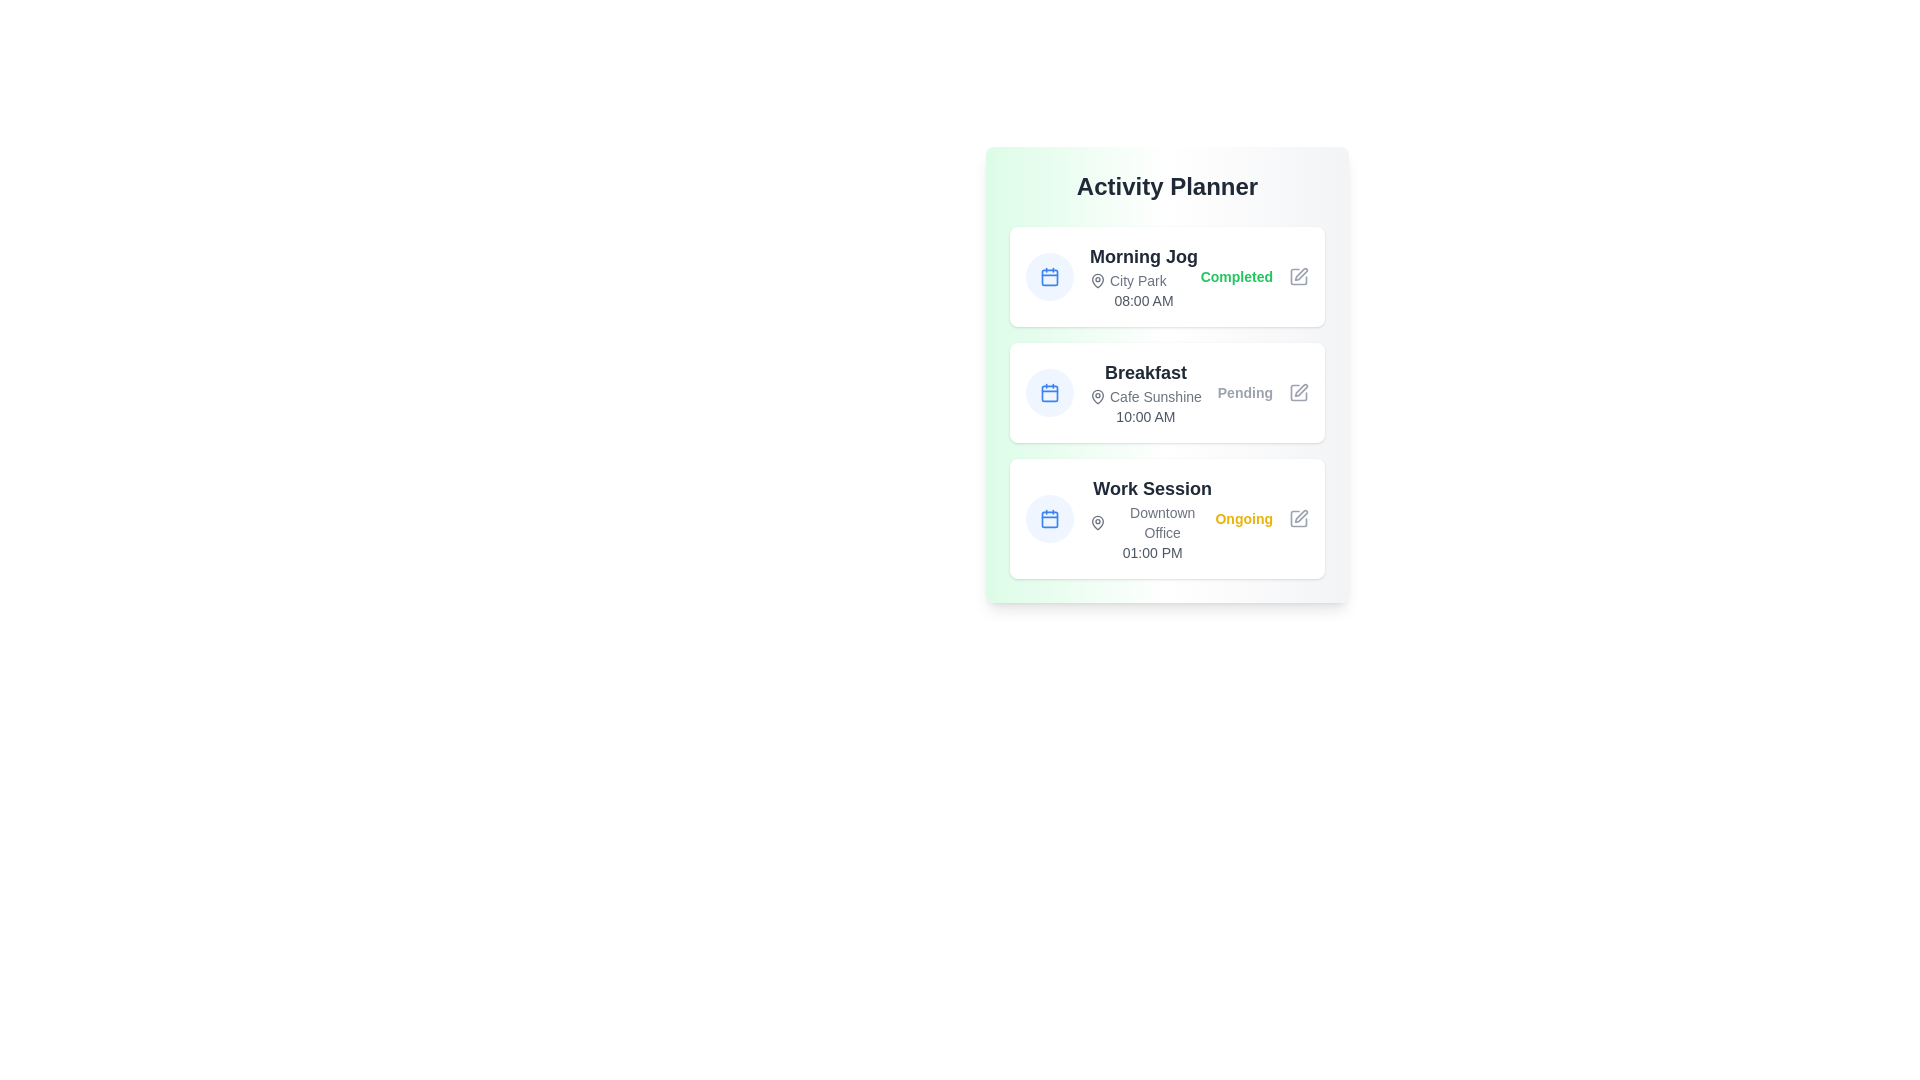 The image size is (1920, 1080). What do you see at coordinates (1299, 518) in the screenshot?
I see `the in-place editing button located to the right of the 'Ongoing' label under the 'Work Session' task to initiate editing` at bounding box center [1299, 518].